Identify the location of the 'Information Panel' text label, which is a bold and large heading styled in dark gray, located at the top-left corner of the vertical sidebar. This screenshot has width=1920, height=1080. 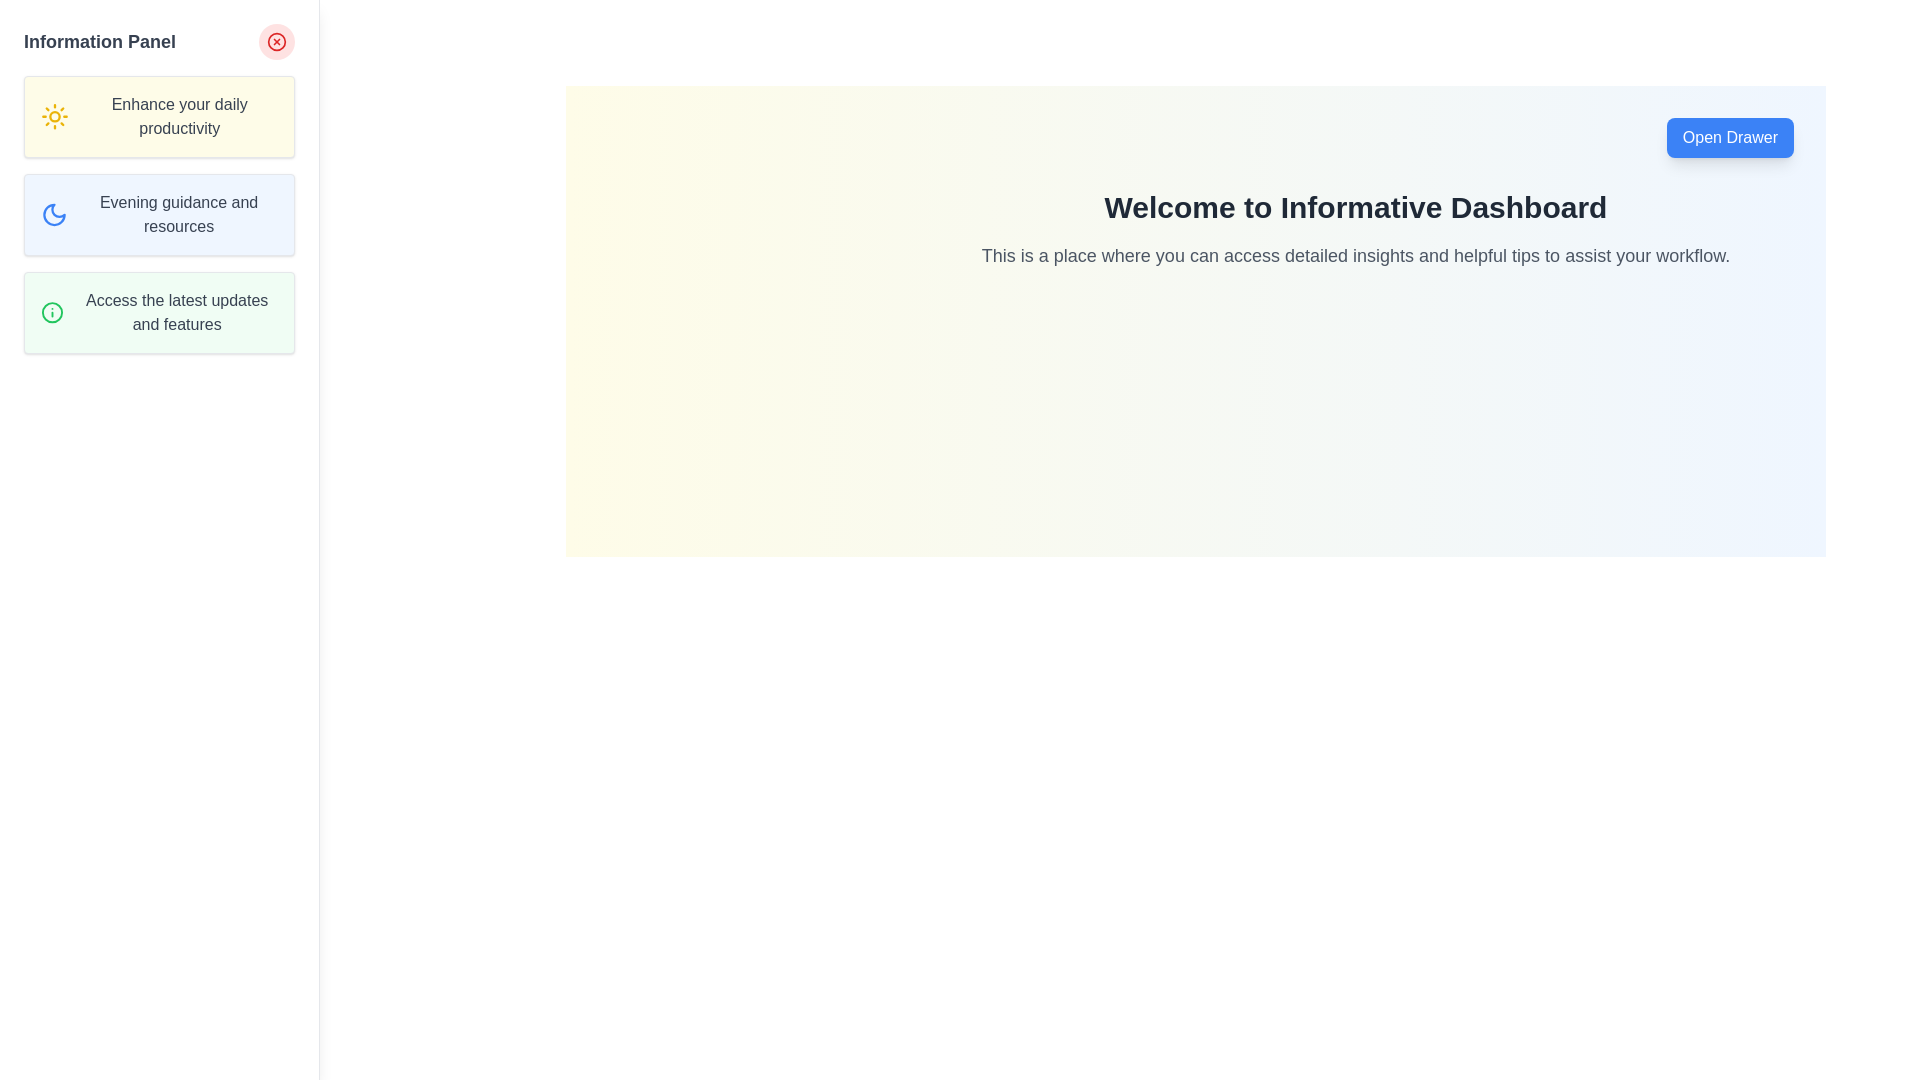
(99, 42).